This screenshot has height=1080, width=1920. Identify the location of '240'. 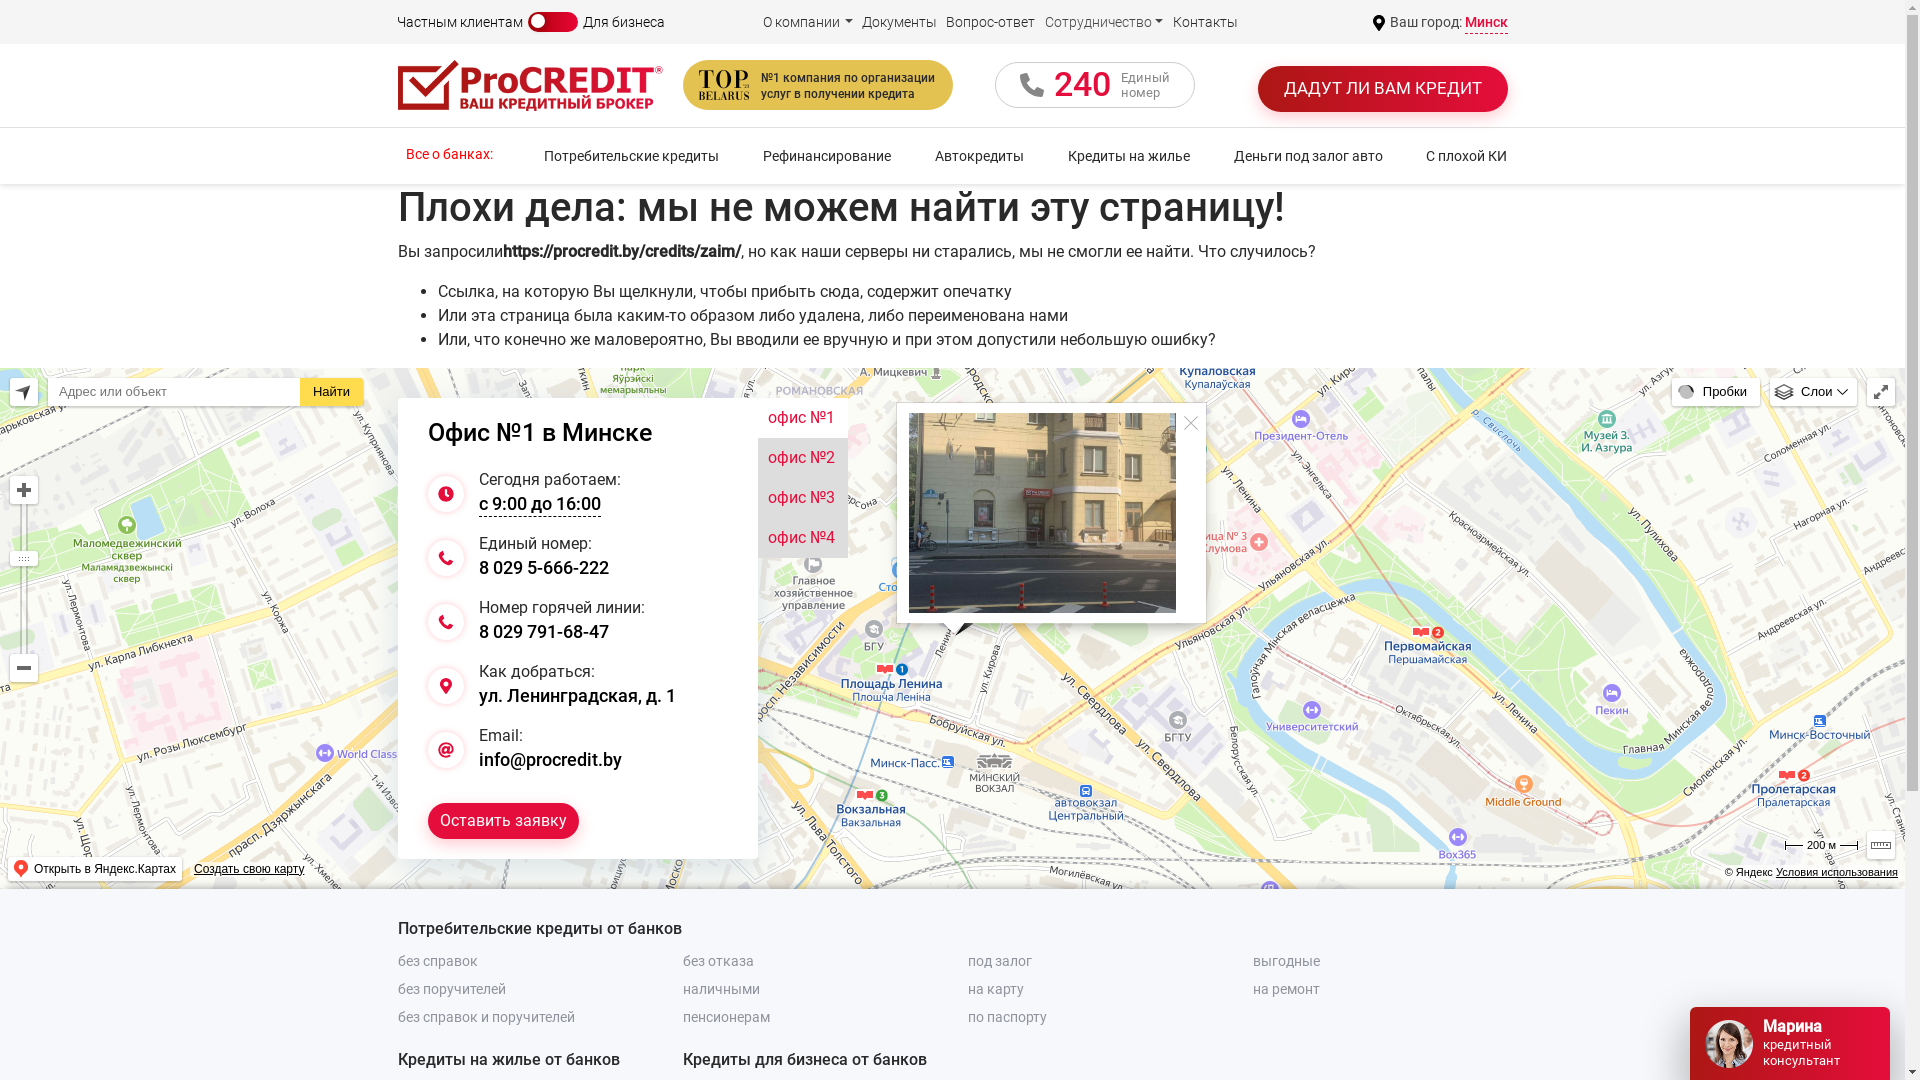
(1081, 83).